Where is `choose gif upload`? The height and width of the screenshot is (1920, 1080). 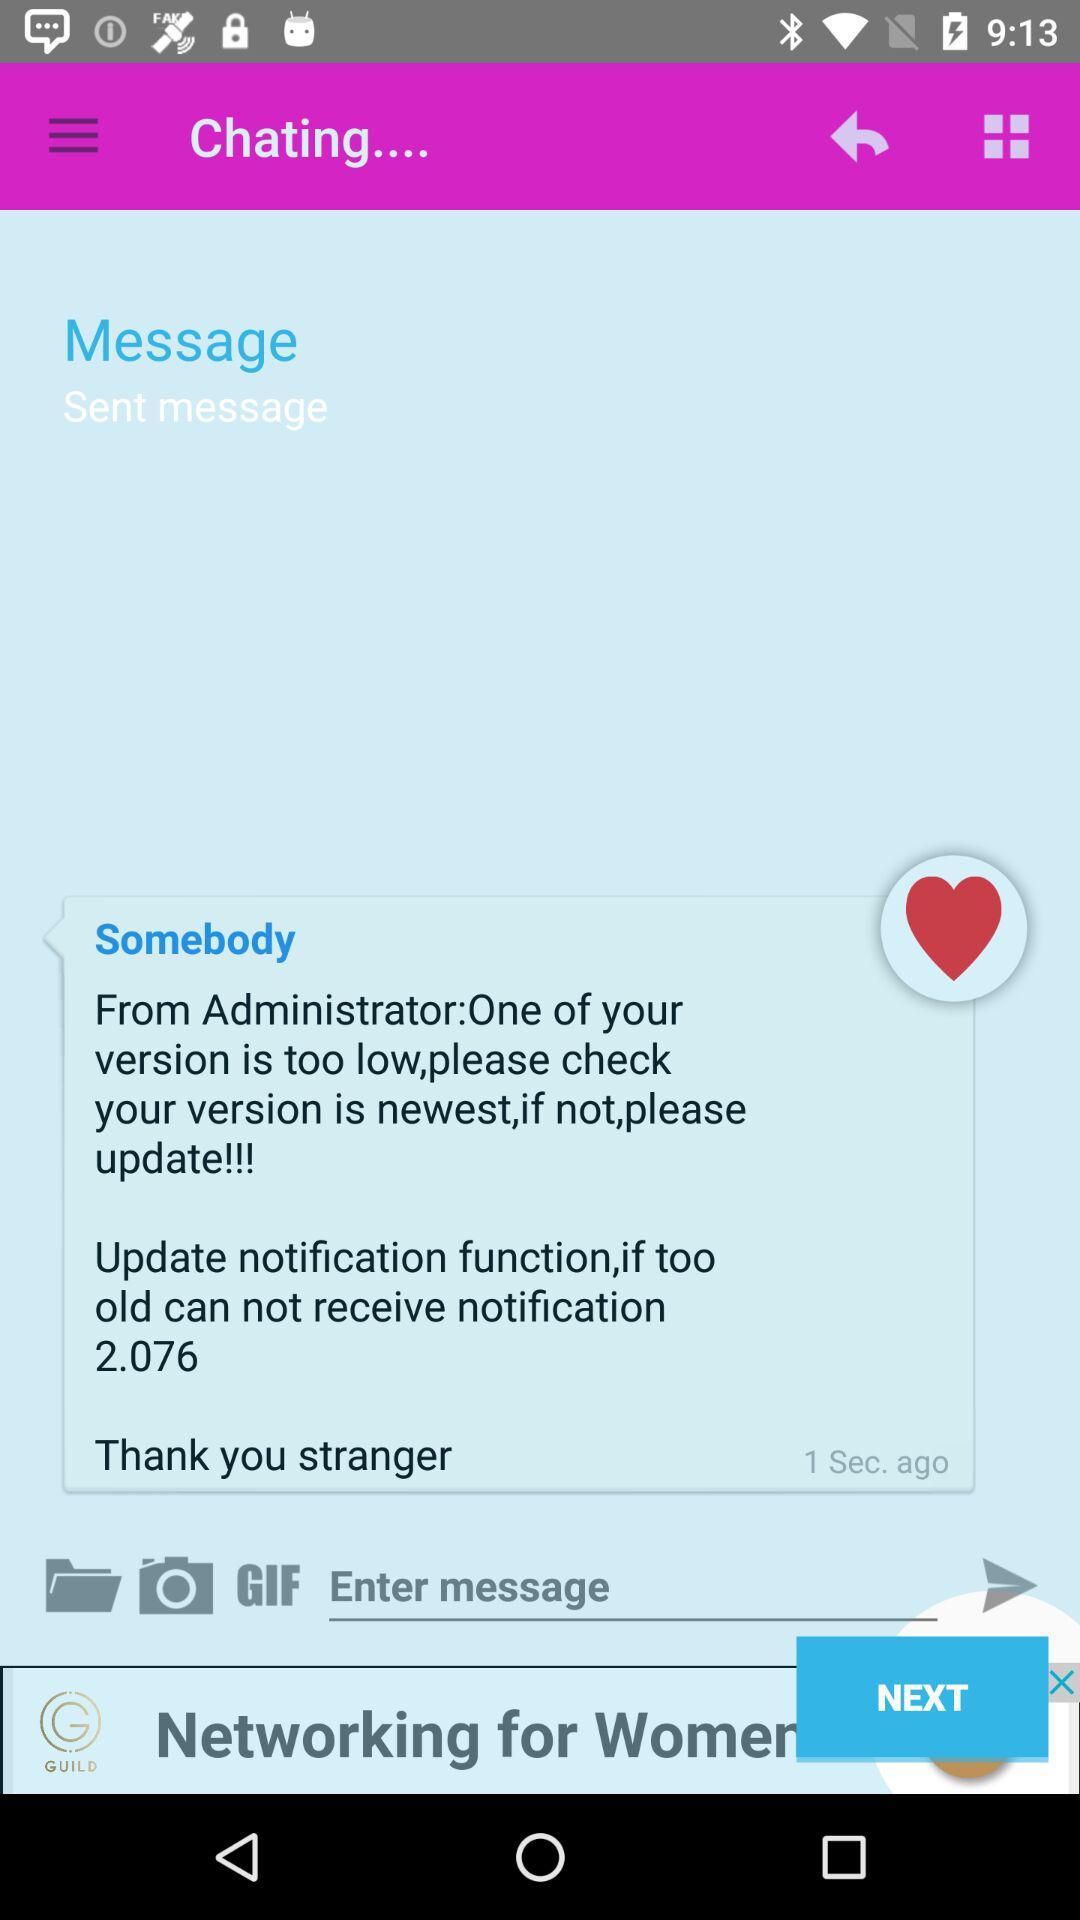
choose gif upload is located at coordinates (272, 1584).